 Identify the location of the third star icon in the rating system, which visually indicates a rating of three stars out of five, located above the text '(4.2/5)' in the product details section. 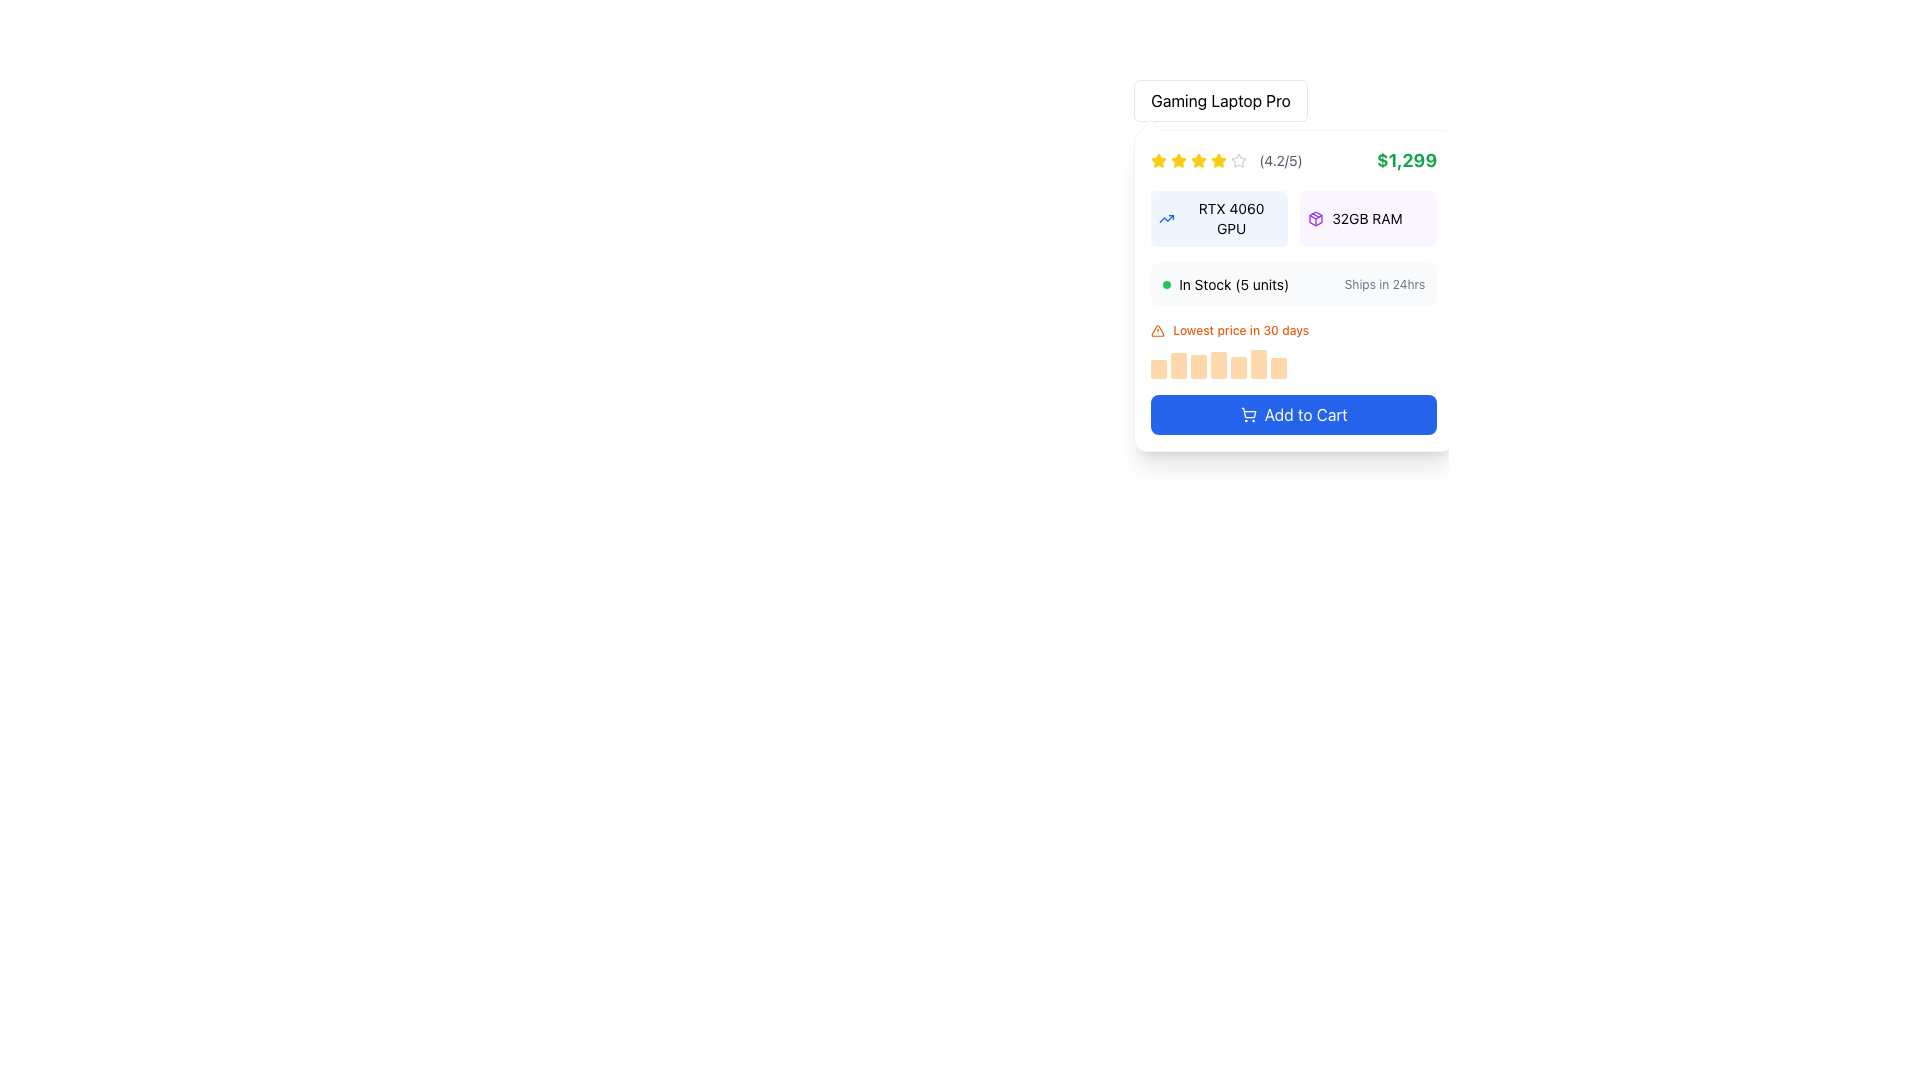
(1179, 160).